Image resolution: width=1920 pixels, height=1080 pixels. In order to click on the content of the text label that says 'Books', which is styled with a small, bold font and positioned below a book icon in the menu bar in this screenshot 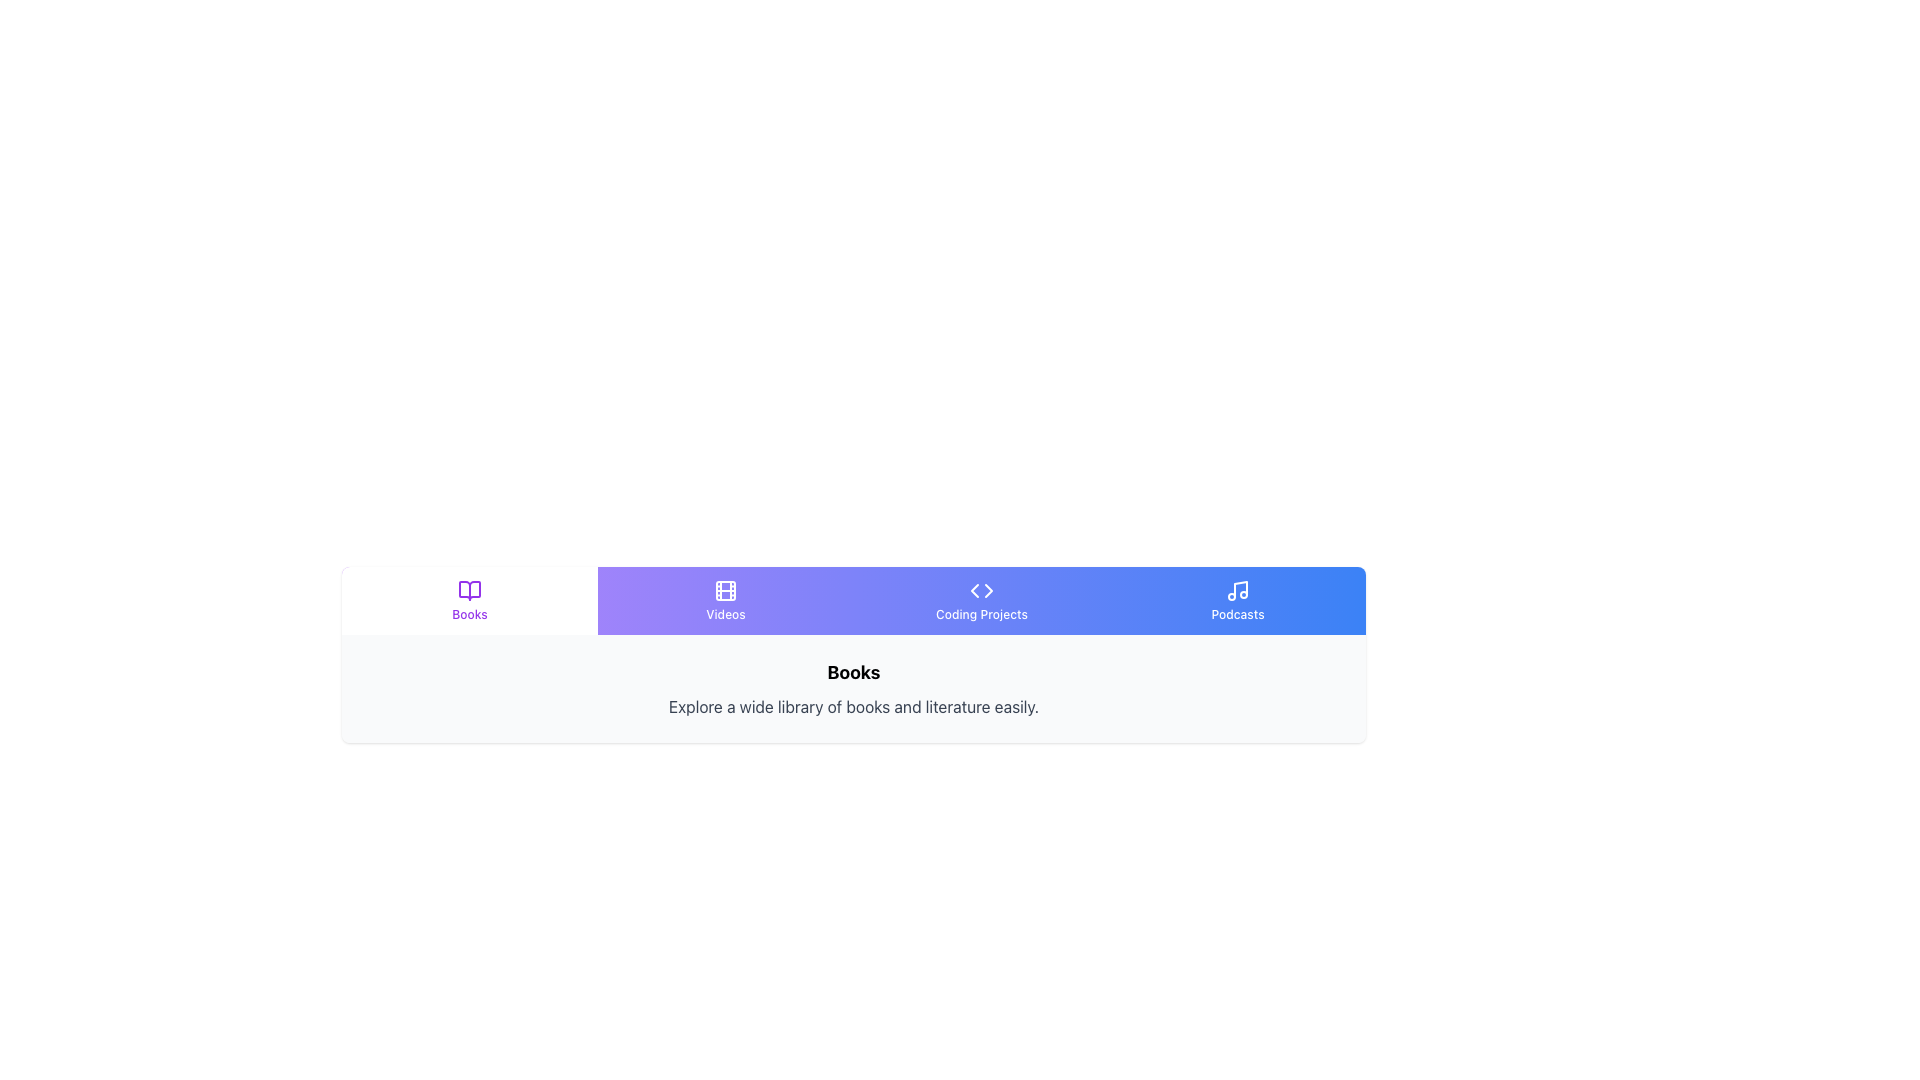, I will do `click(469, 613)`.